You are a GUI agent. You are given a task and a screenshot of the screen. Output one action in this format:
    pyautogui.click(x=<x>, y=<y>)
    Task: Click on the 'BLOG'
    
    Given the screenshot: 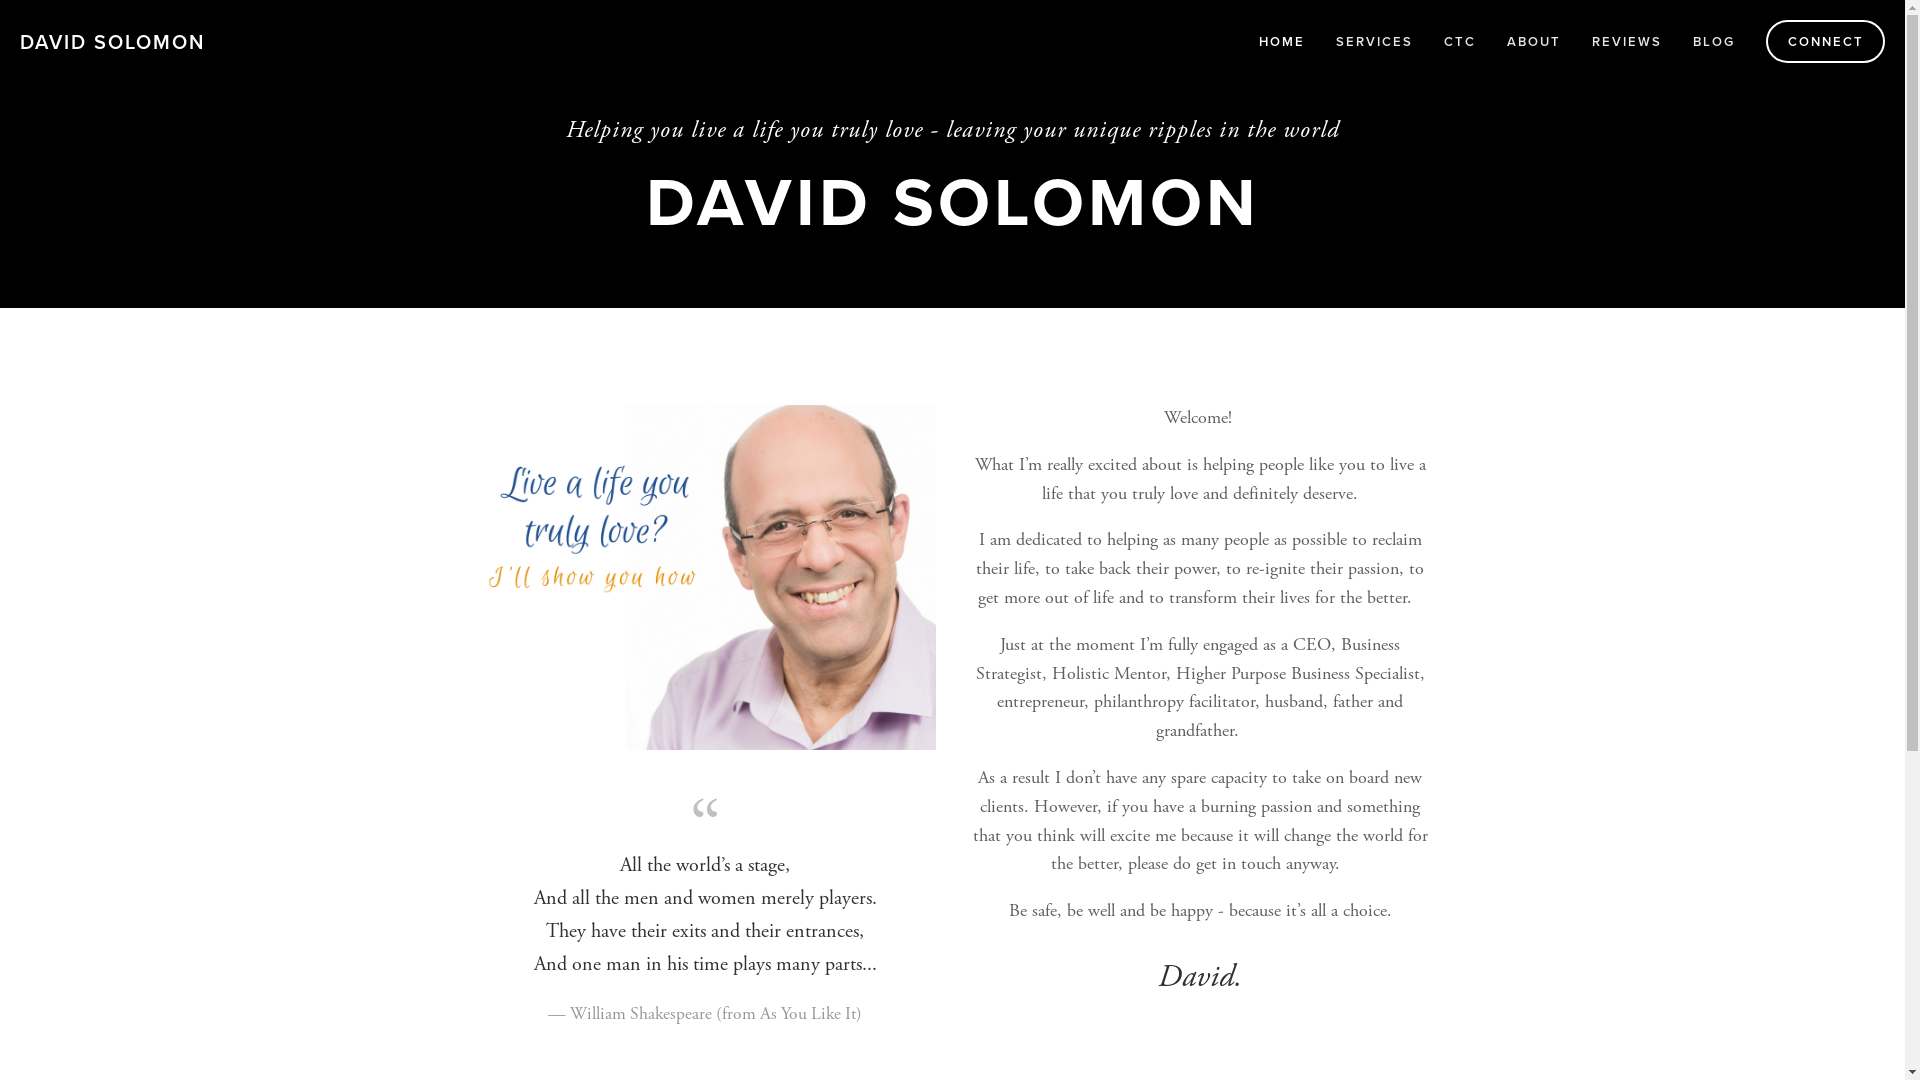 What is the action you would take?
    pyautogui.click(x=1712, y=41)
    